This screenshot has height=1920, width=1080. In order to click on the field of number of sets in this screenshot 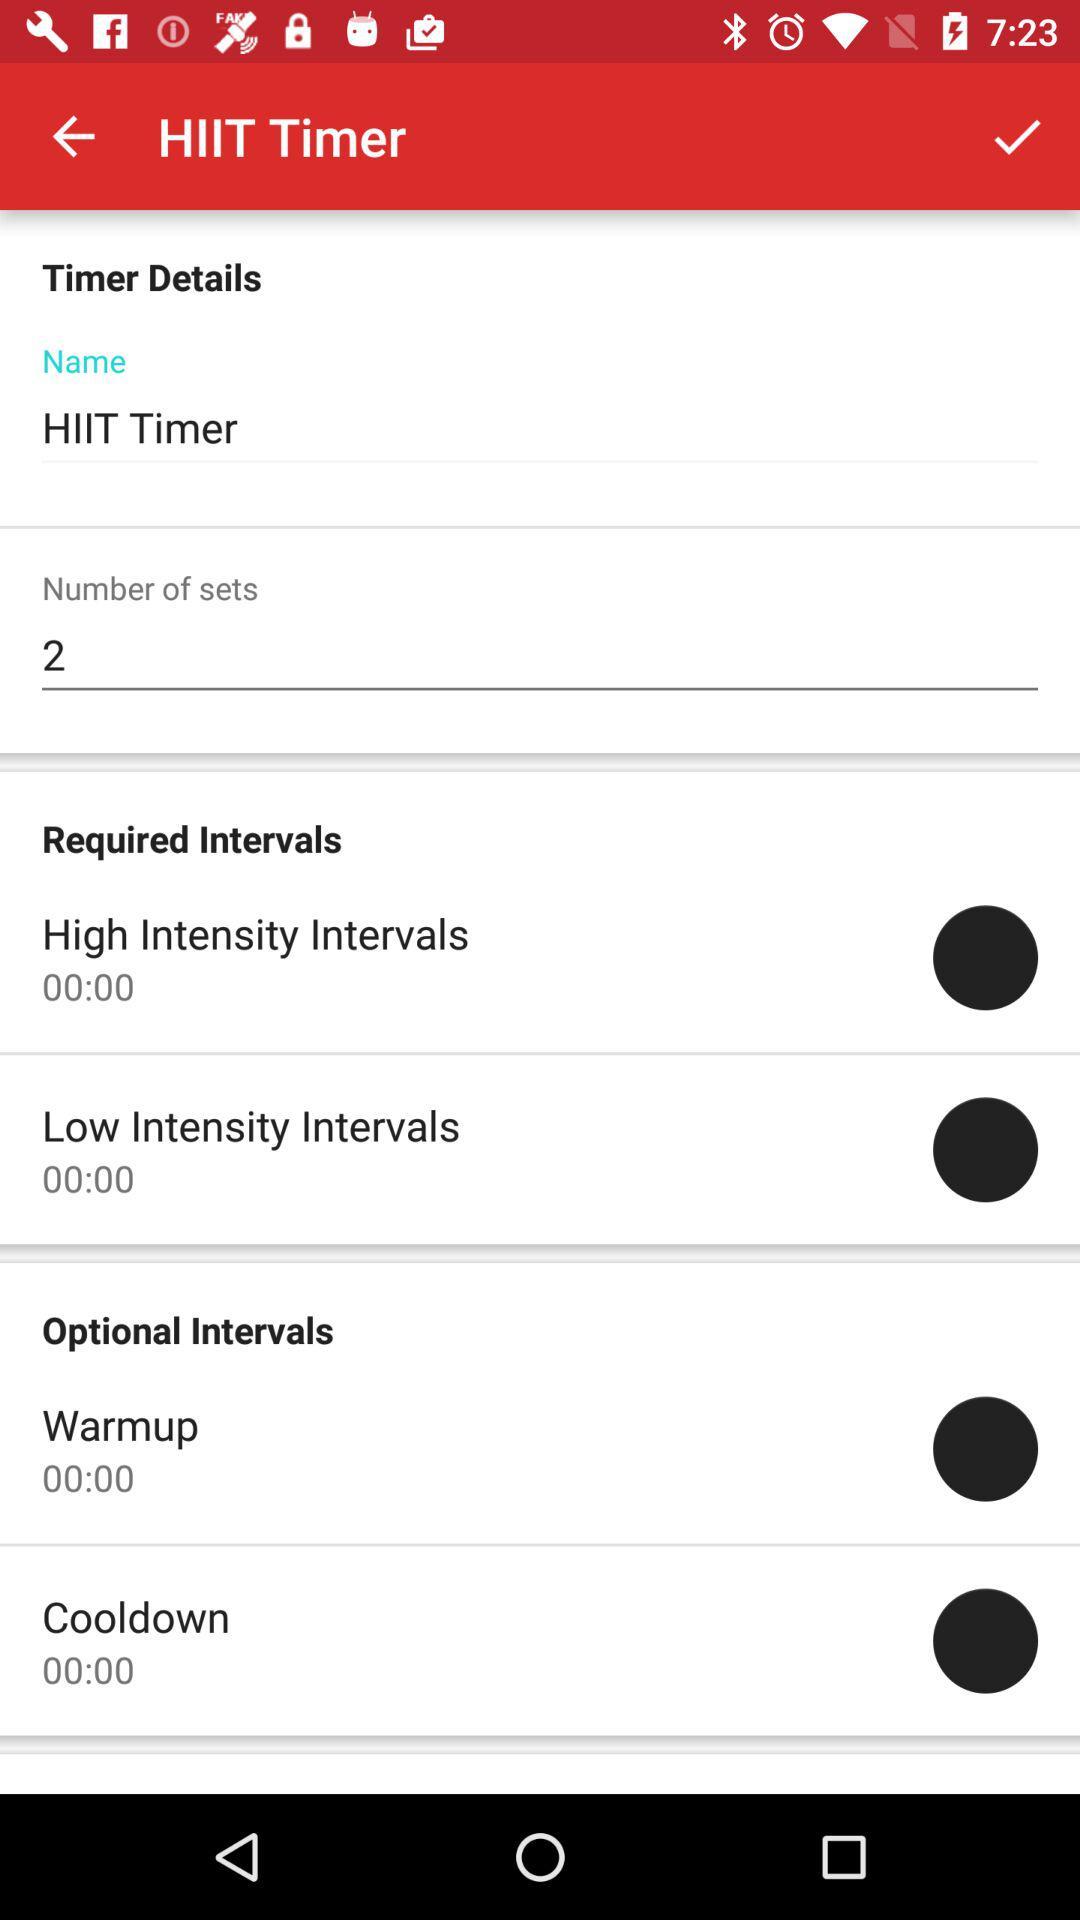, I will do `click(540, 654)`.